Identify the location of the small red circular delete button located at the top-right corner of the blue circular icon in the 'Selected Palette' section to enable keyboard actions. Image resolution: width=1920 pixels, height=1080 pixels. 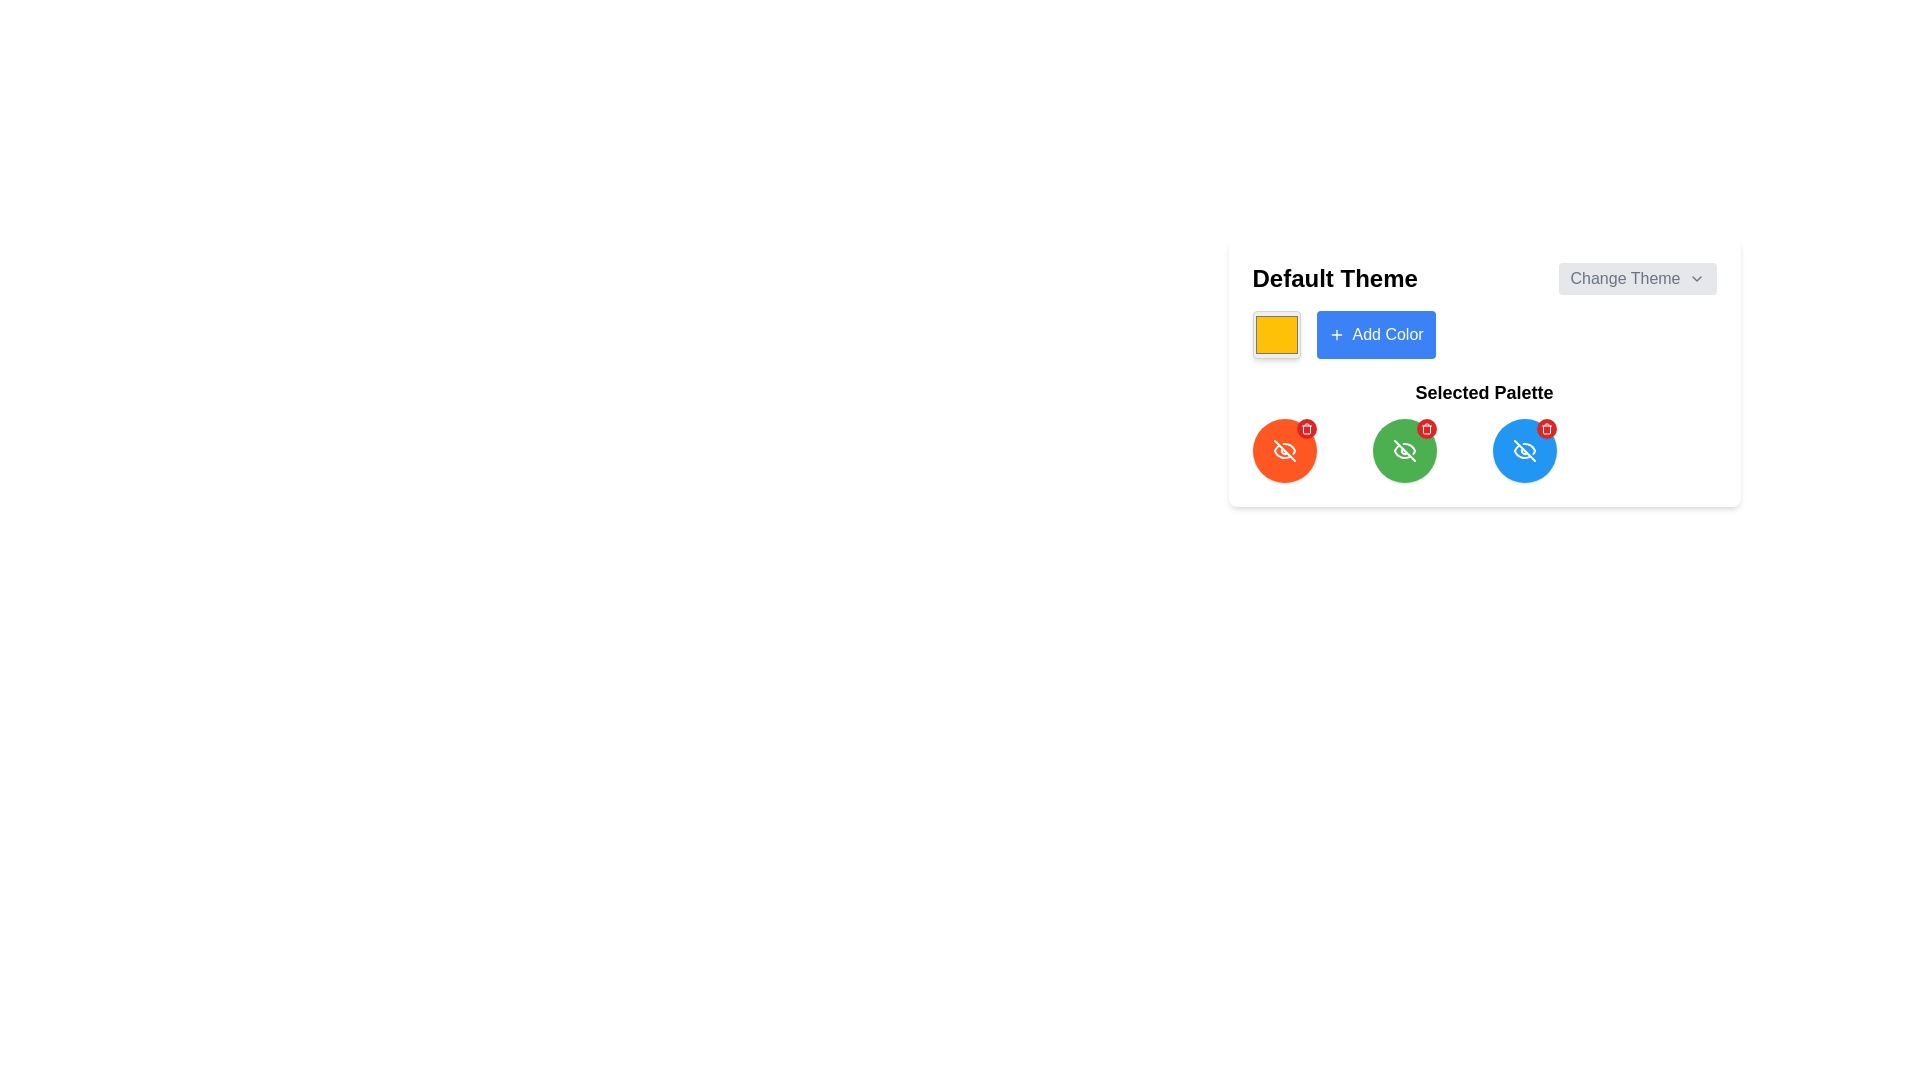
(1545, 427).